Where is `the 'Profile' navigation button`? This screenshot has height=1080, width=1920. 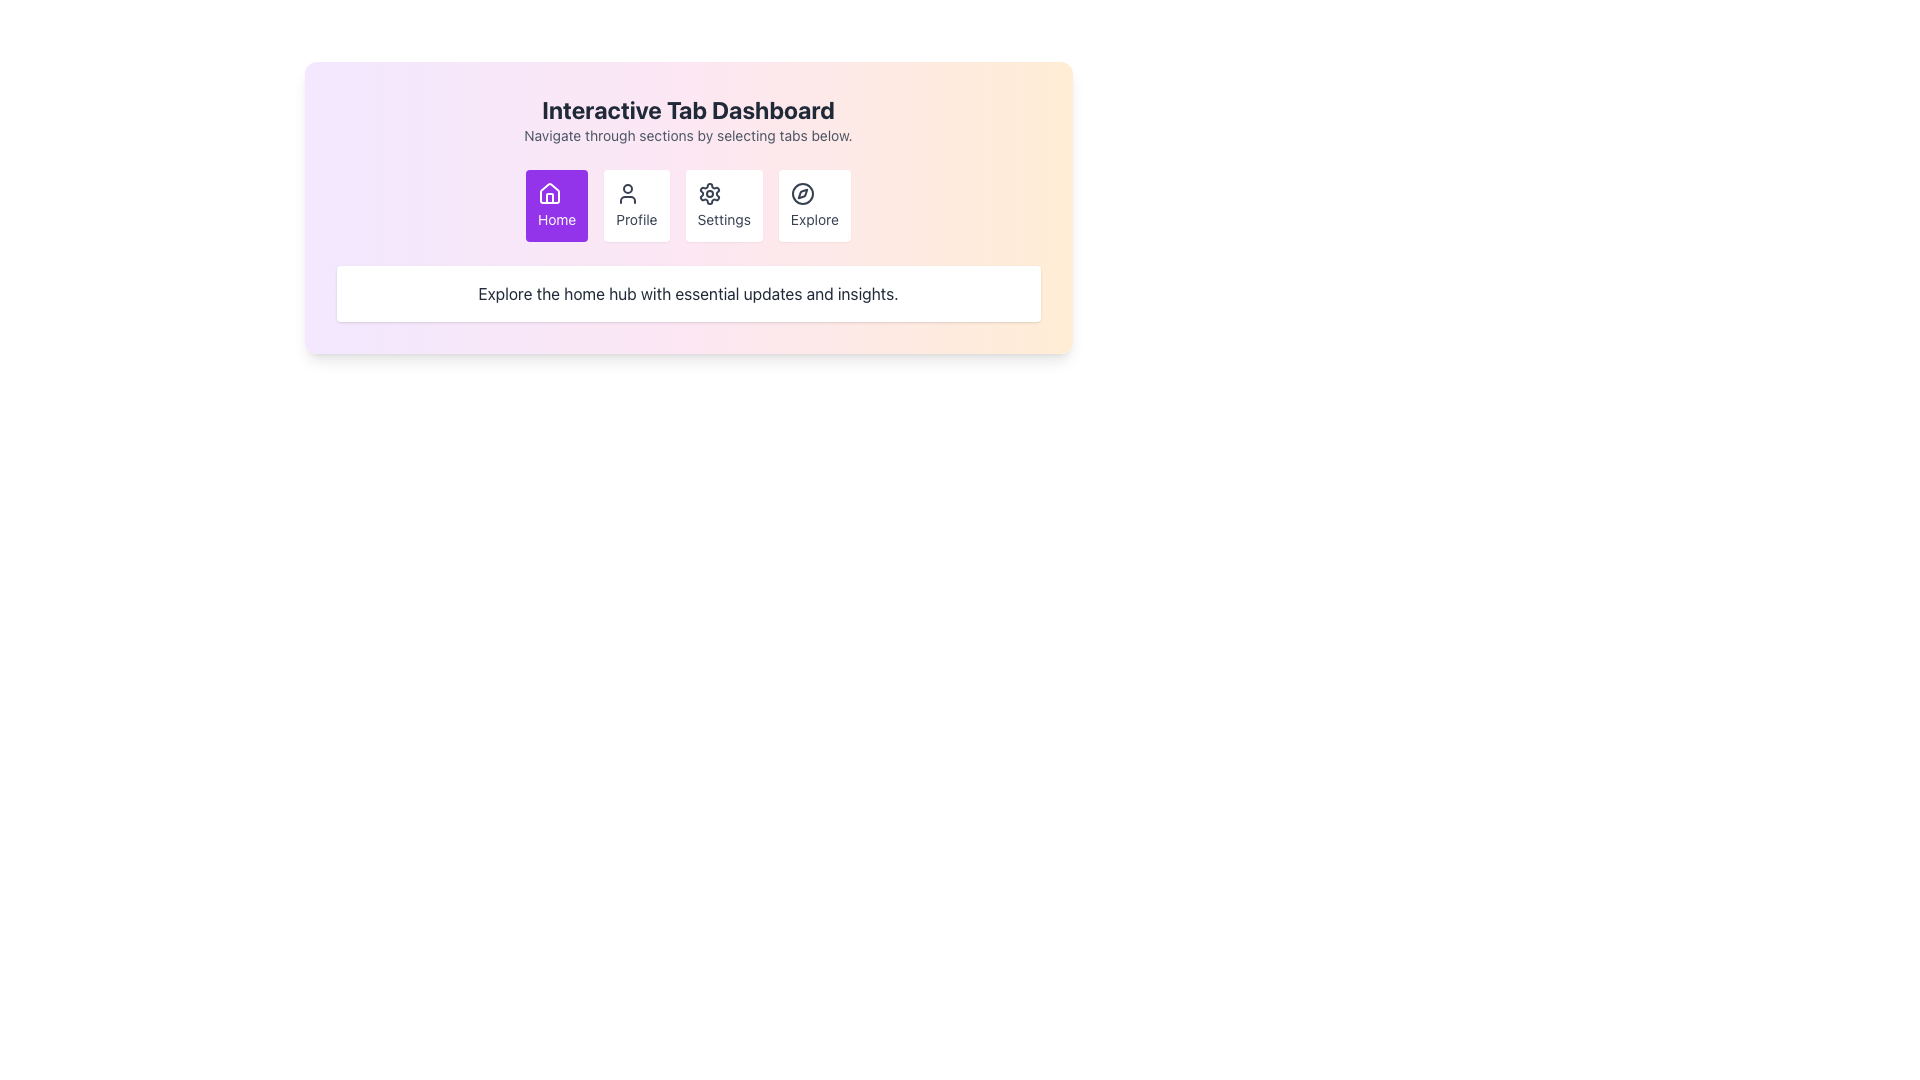
the 'Profile' navigation button is located at coordinates (635, 205).